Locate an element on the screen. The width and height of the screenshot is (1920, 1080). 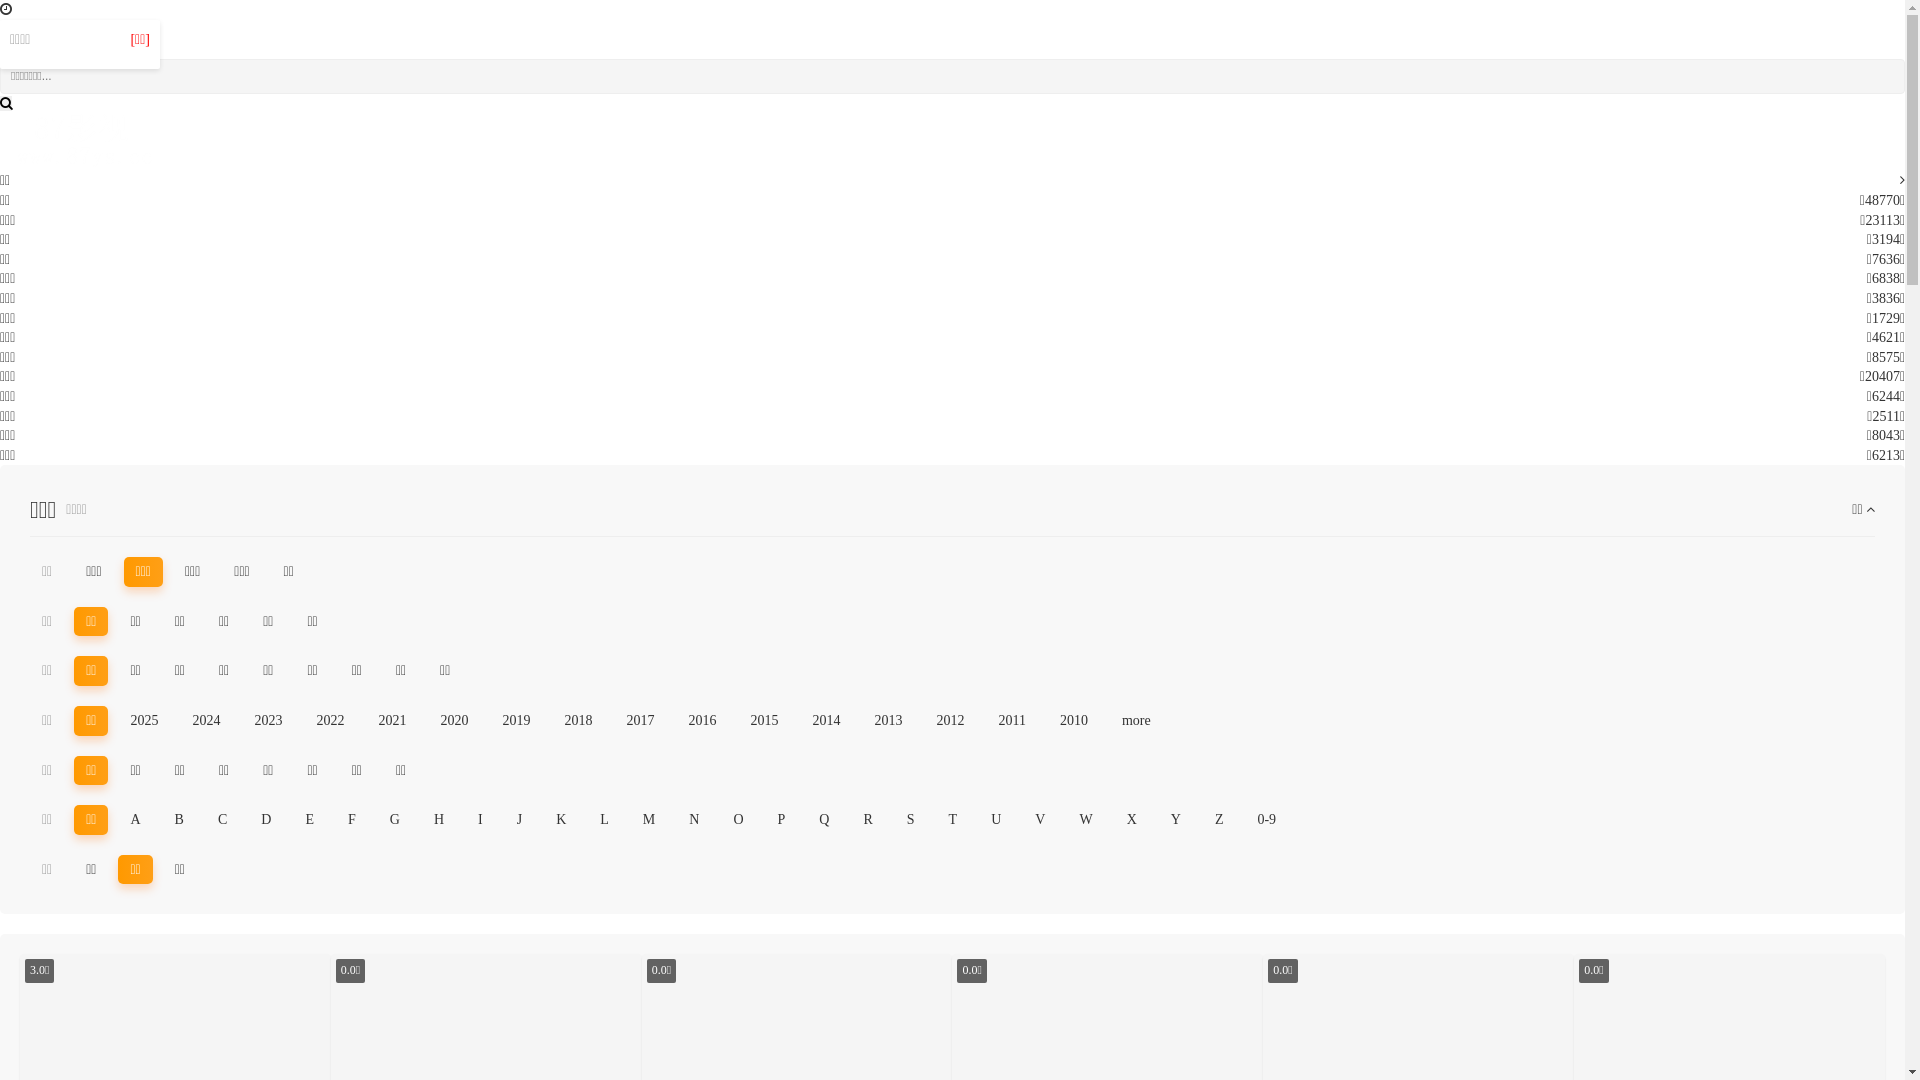
'2016' is located at coordinates (676, 721).